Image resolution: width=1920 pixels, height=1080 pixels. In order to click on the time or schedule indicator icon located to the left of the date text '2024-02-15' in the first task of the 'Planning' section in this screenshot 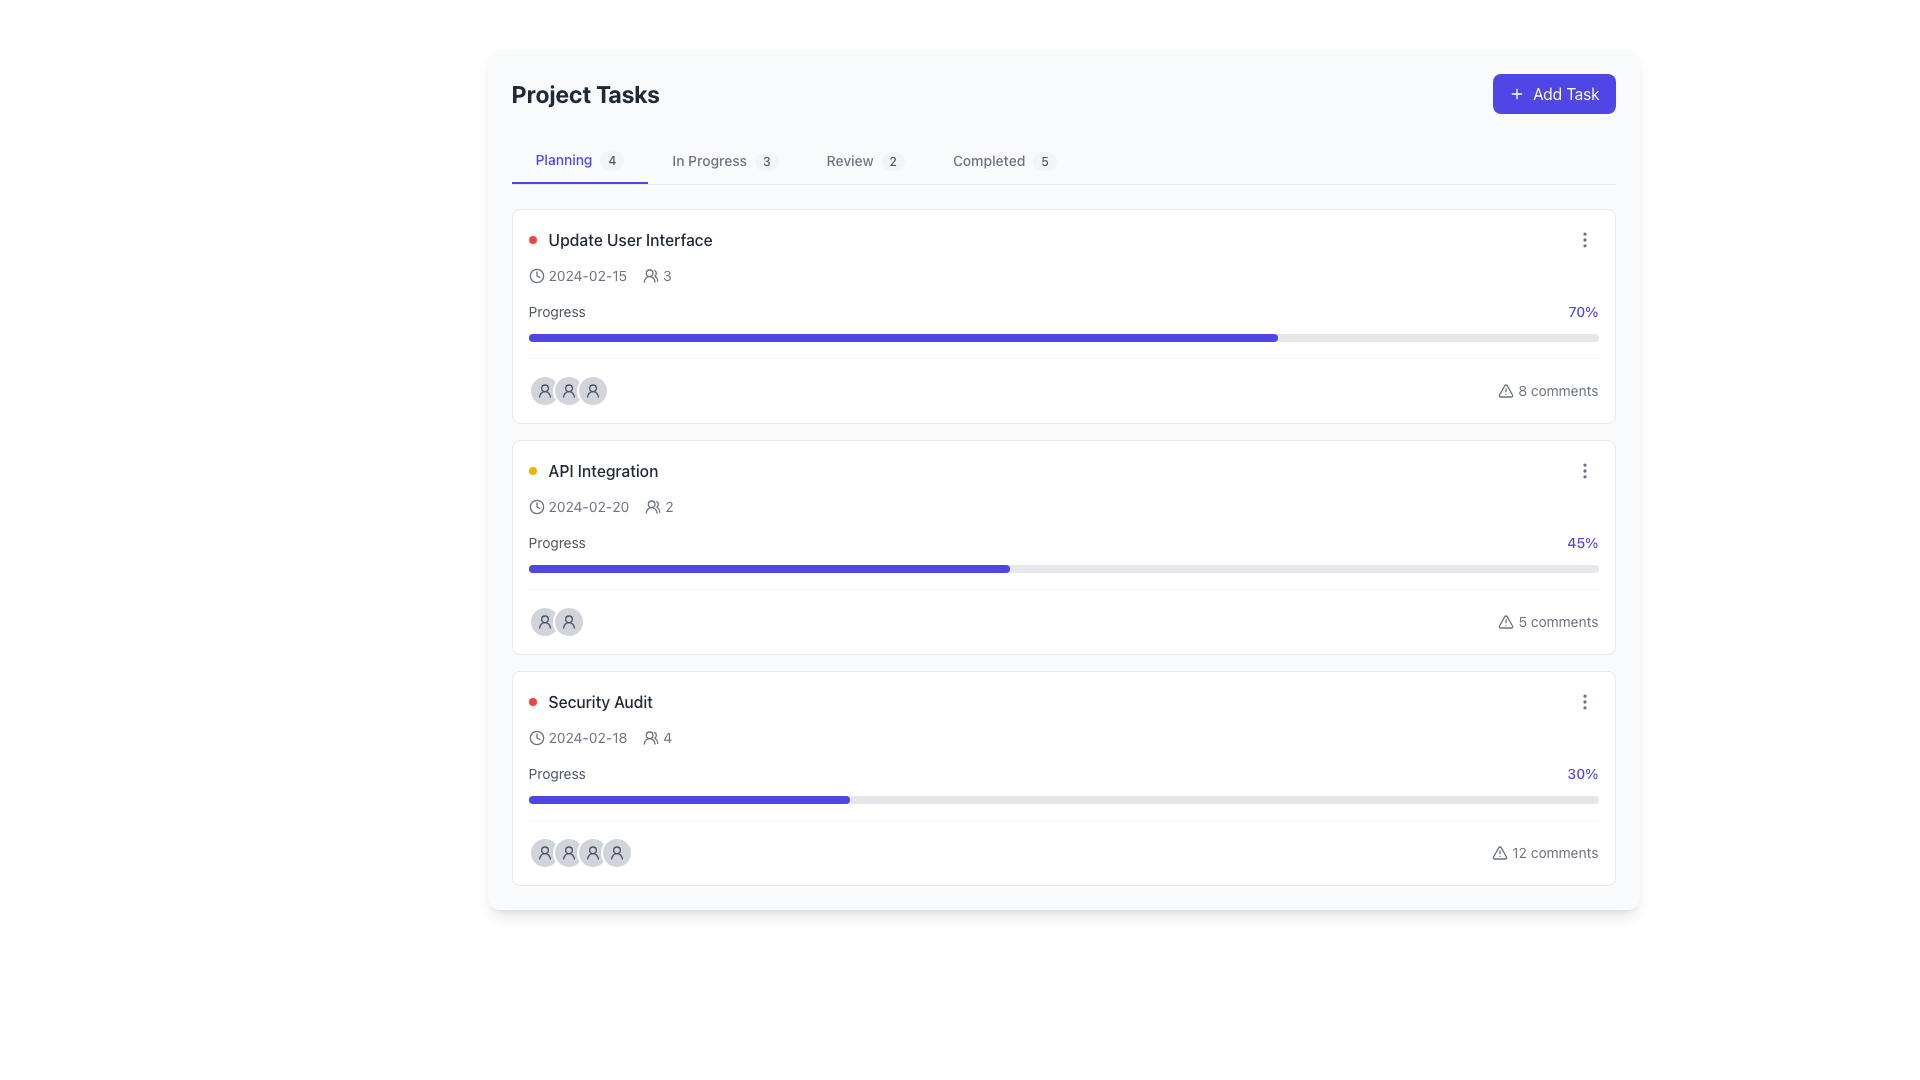, I will do `click(536, 276)`.